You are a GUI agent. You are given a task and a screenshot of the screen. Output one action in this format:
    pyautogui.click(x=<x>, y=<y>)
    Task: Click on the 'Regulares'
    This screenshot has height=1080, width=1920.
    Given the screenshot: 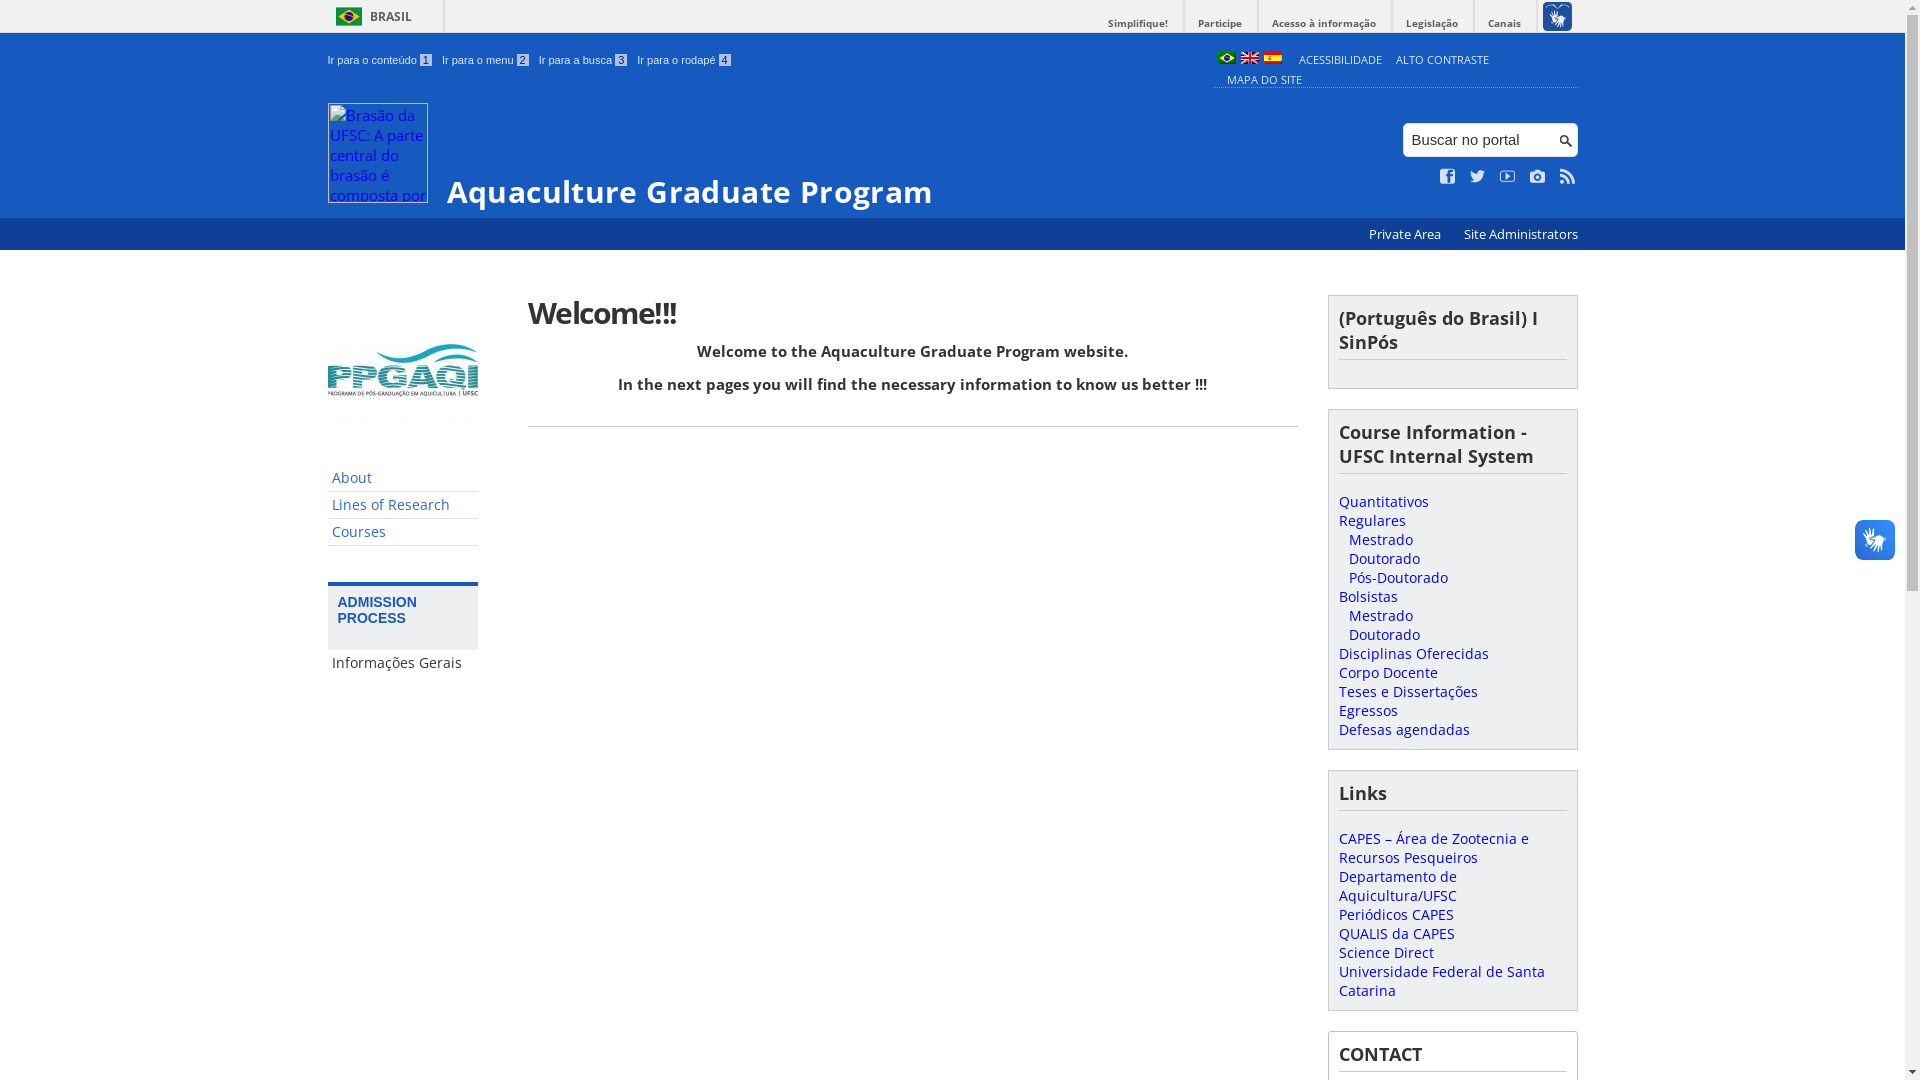 What is the action you would take?
    pyautogui.click(x=1370, y=519)
    